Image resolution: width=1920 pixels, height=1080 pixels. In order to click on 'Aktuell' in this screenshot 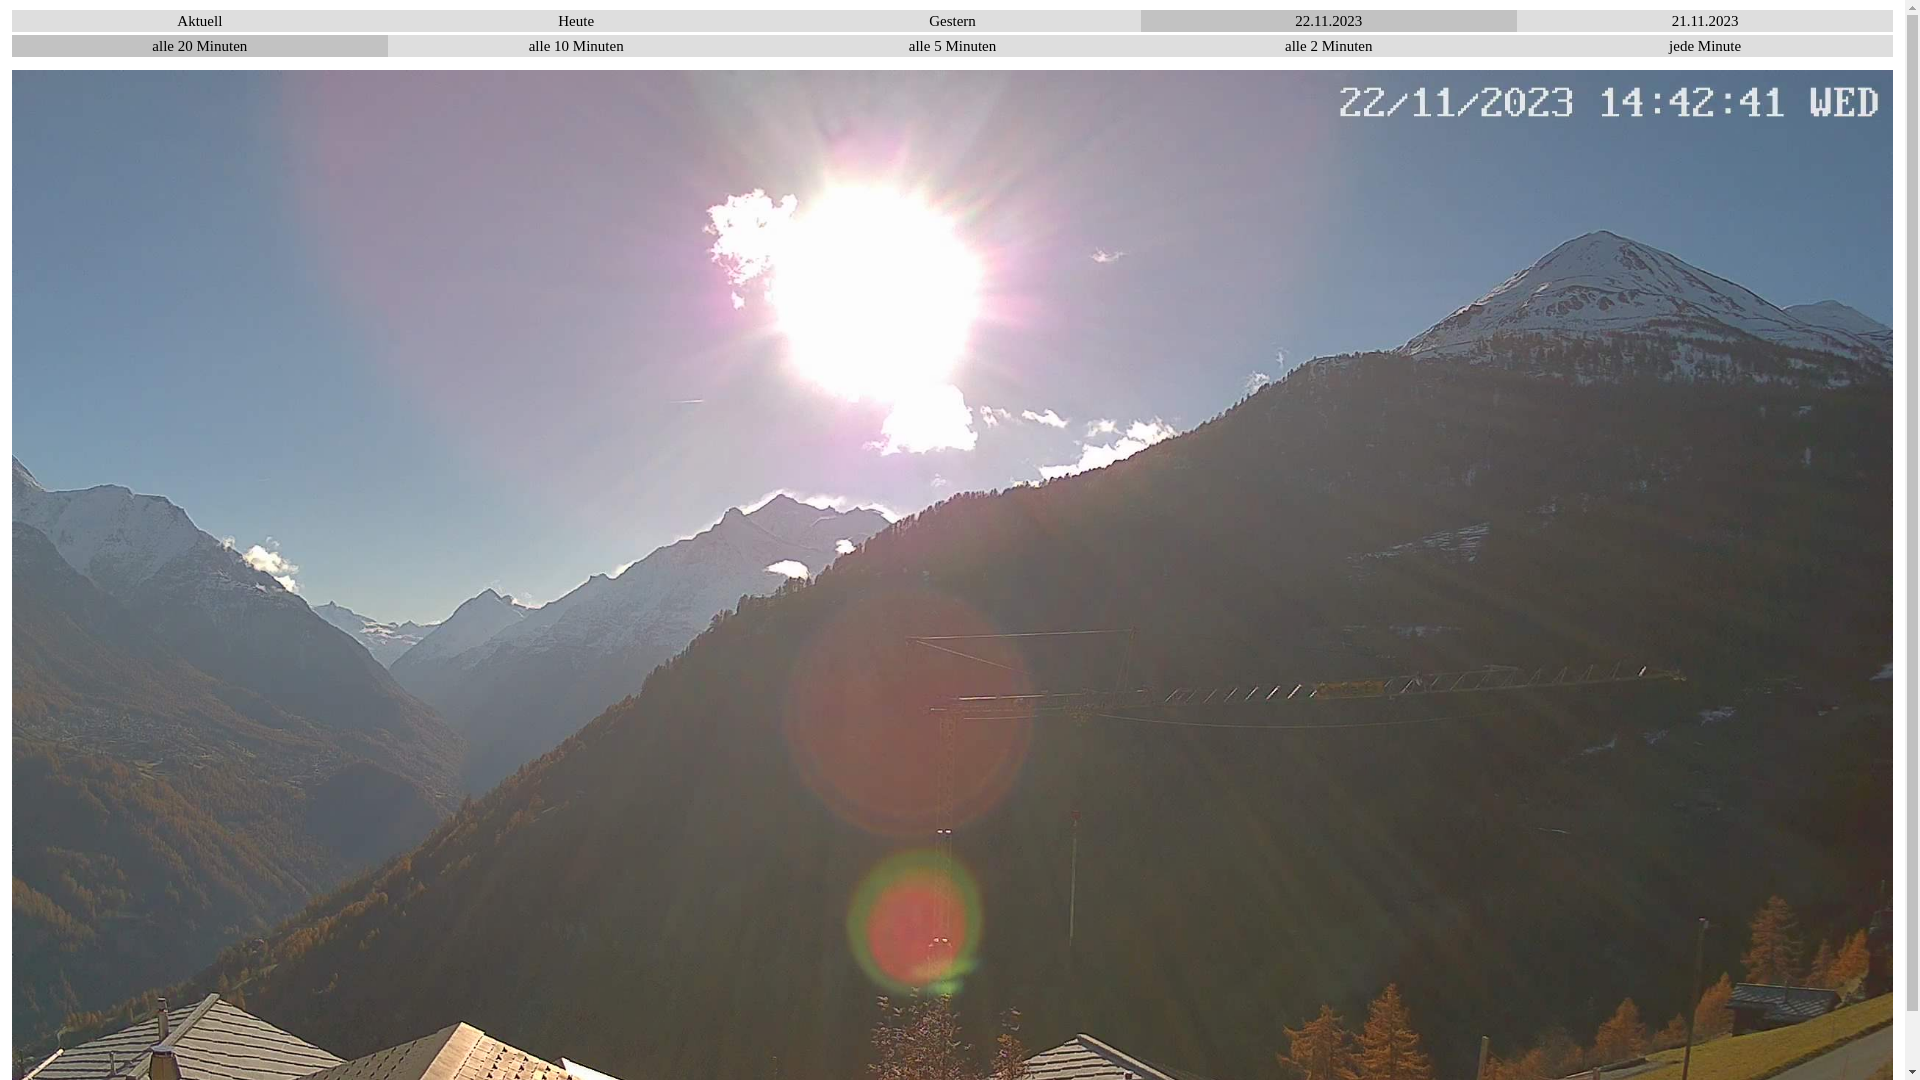, I will do `click(200, 20)`.